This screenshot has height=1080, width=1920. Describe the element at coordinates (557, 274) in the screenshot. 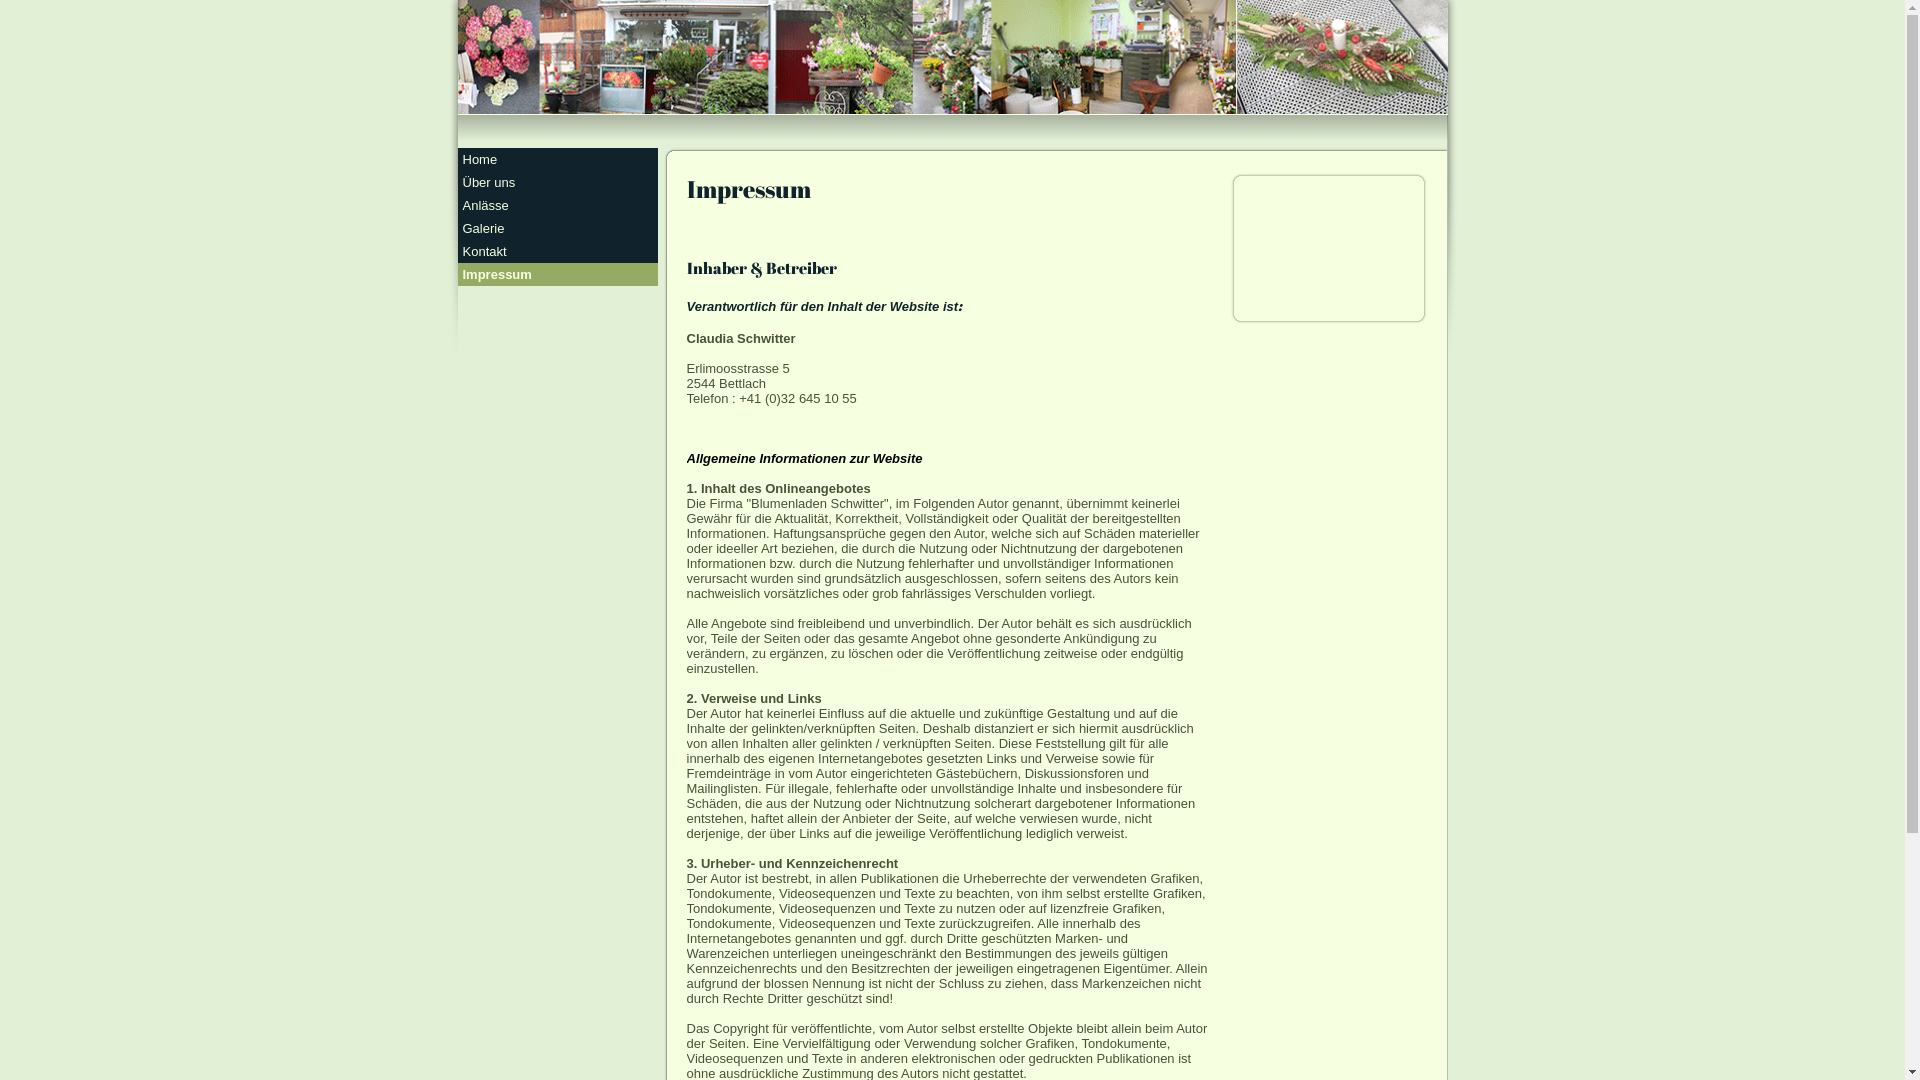

I see `'Impressum'` at that location.